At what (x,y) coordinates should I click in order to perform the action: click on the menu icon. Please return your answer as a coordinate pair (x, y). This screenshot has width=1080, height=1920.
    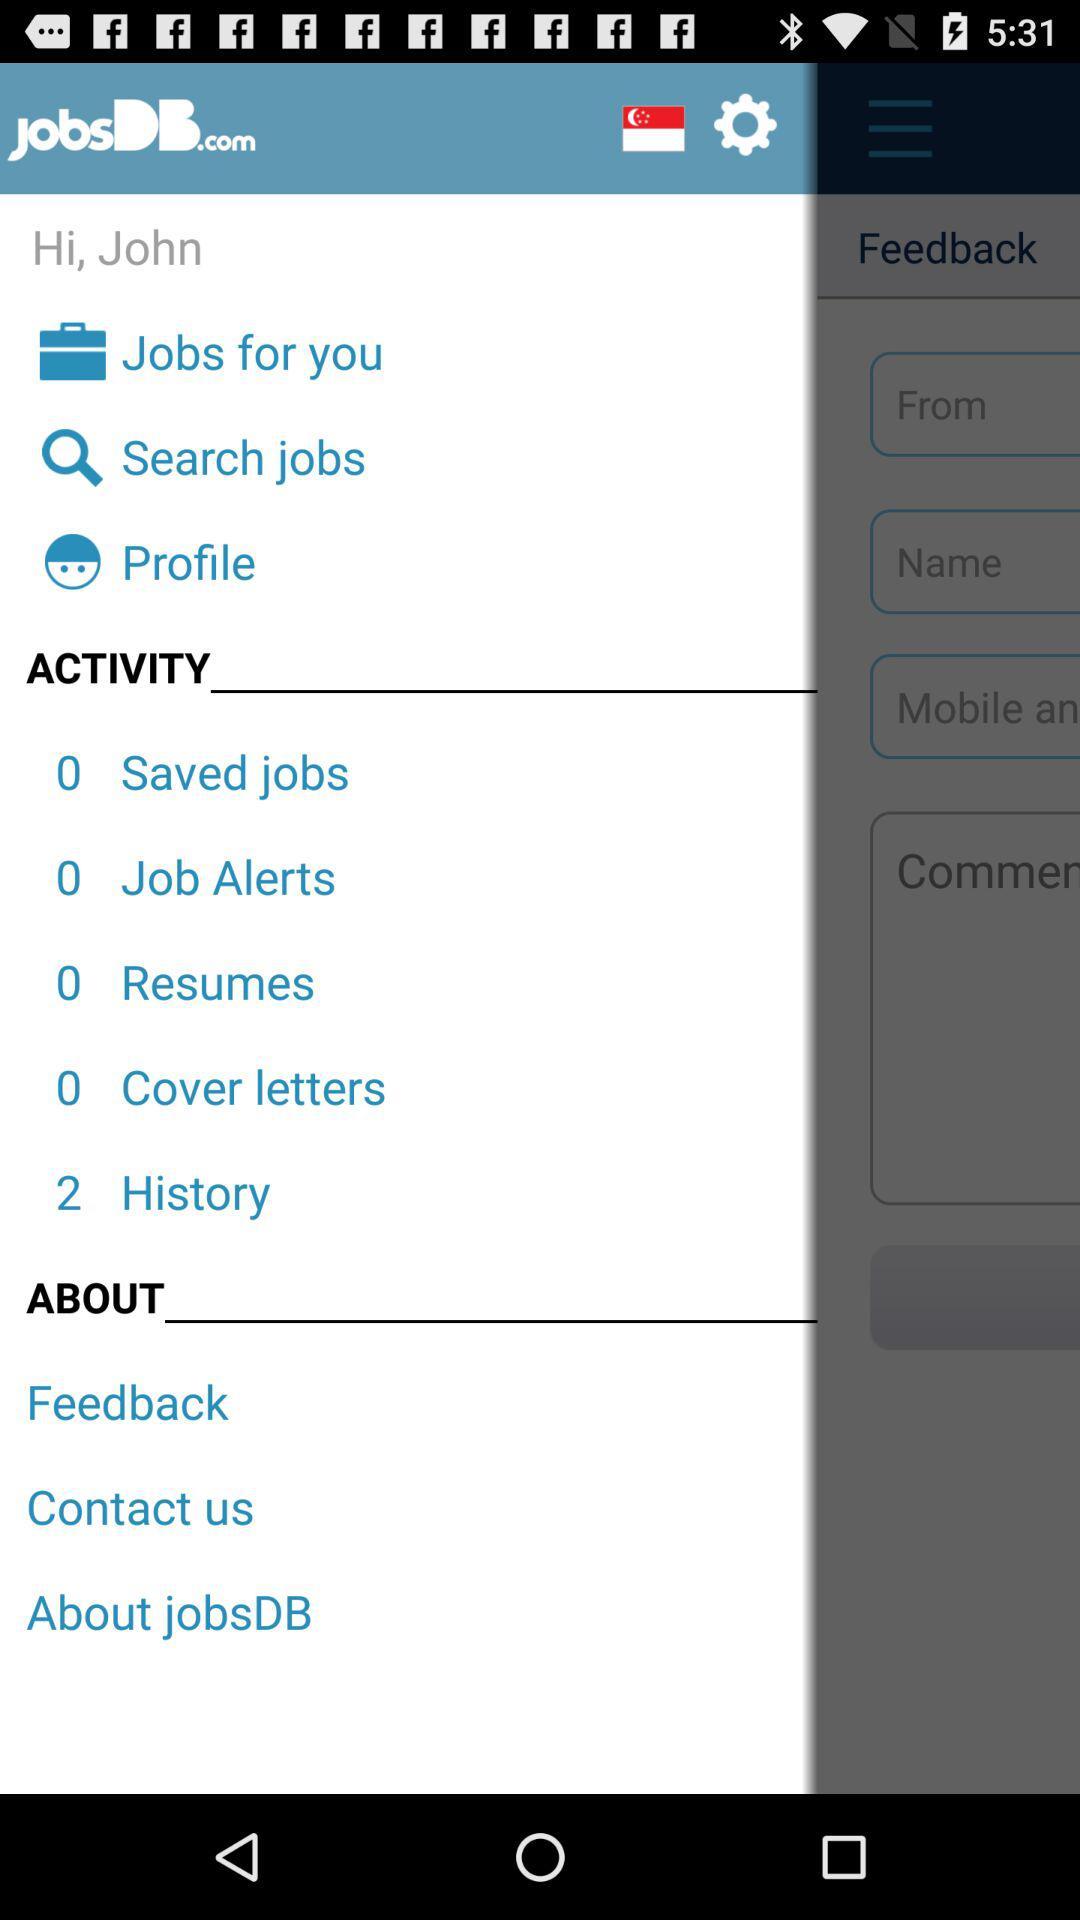
    Looking at the image, I should click on (888, 137).